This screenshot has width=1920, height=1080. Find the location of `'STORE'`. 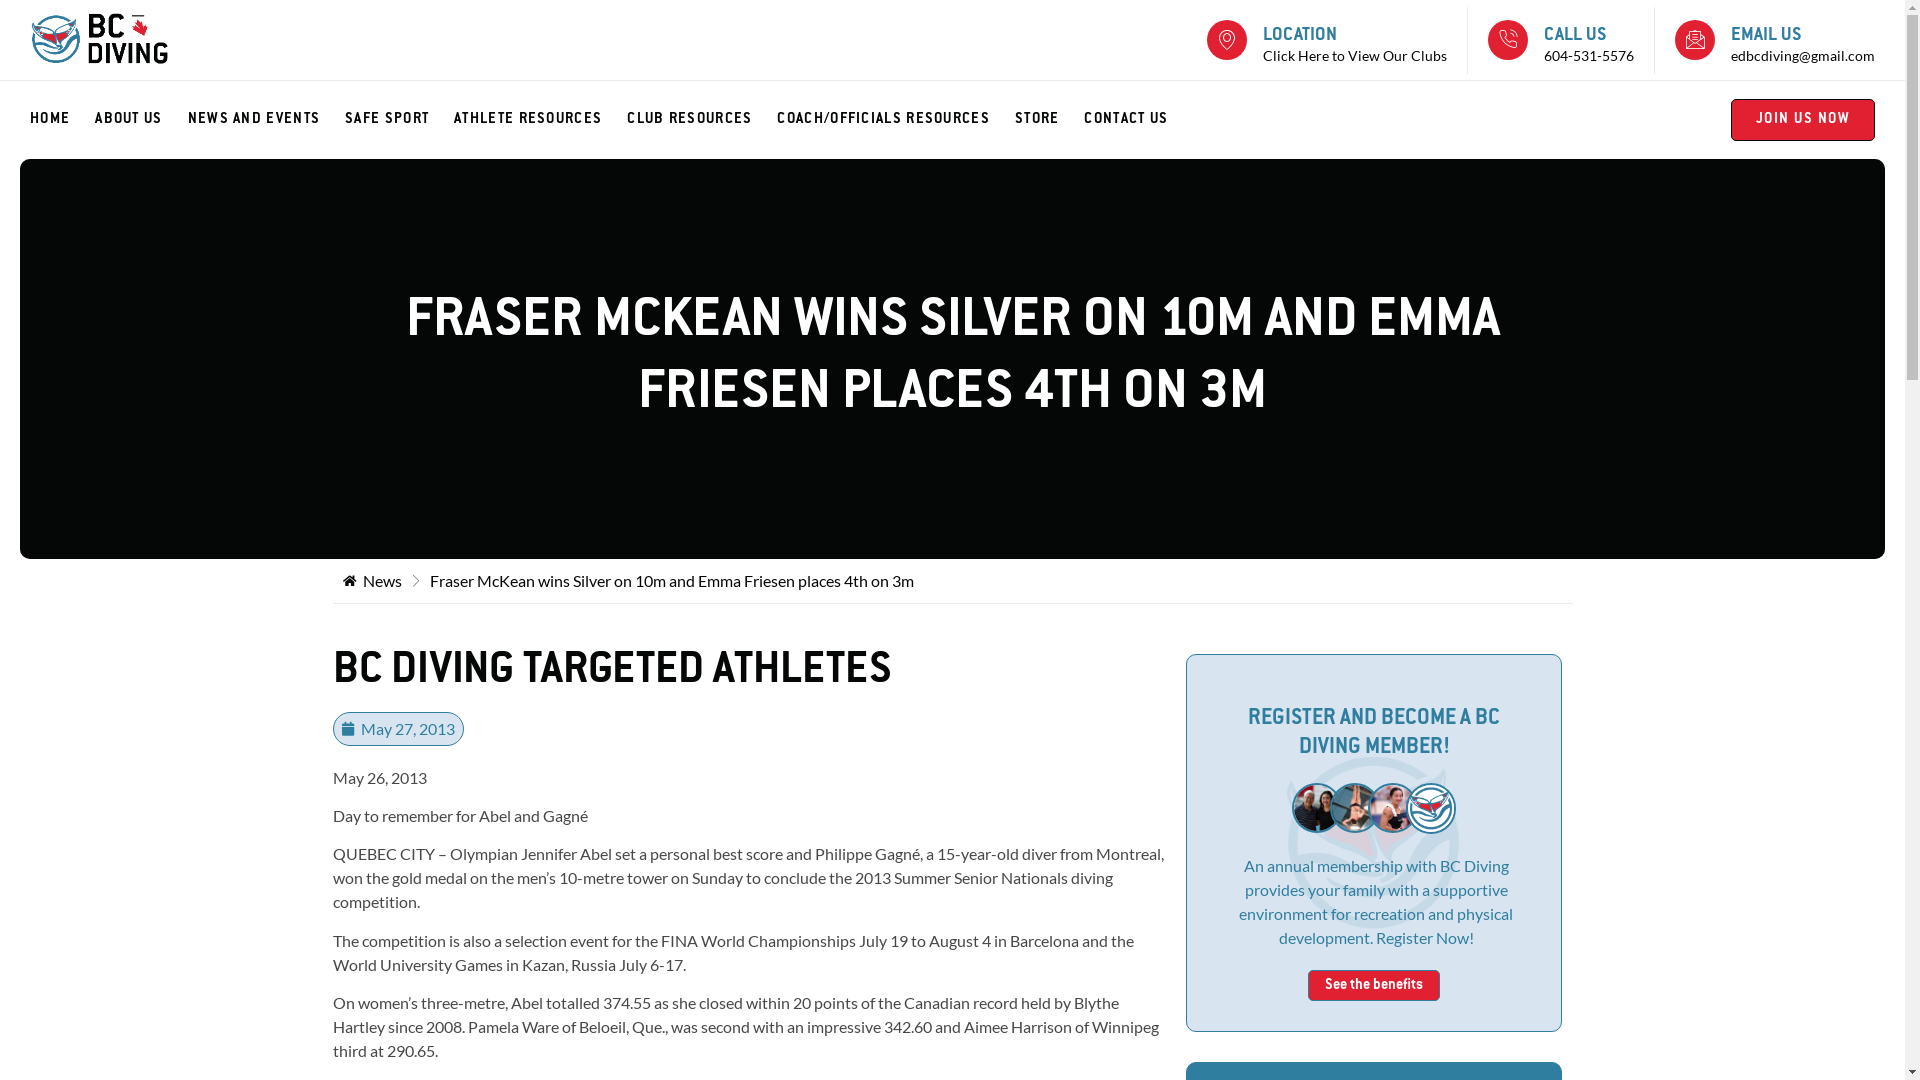

'STORE' is located at coordinates (1049, 120).